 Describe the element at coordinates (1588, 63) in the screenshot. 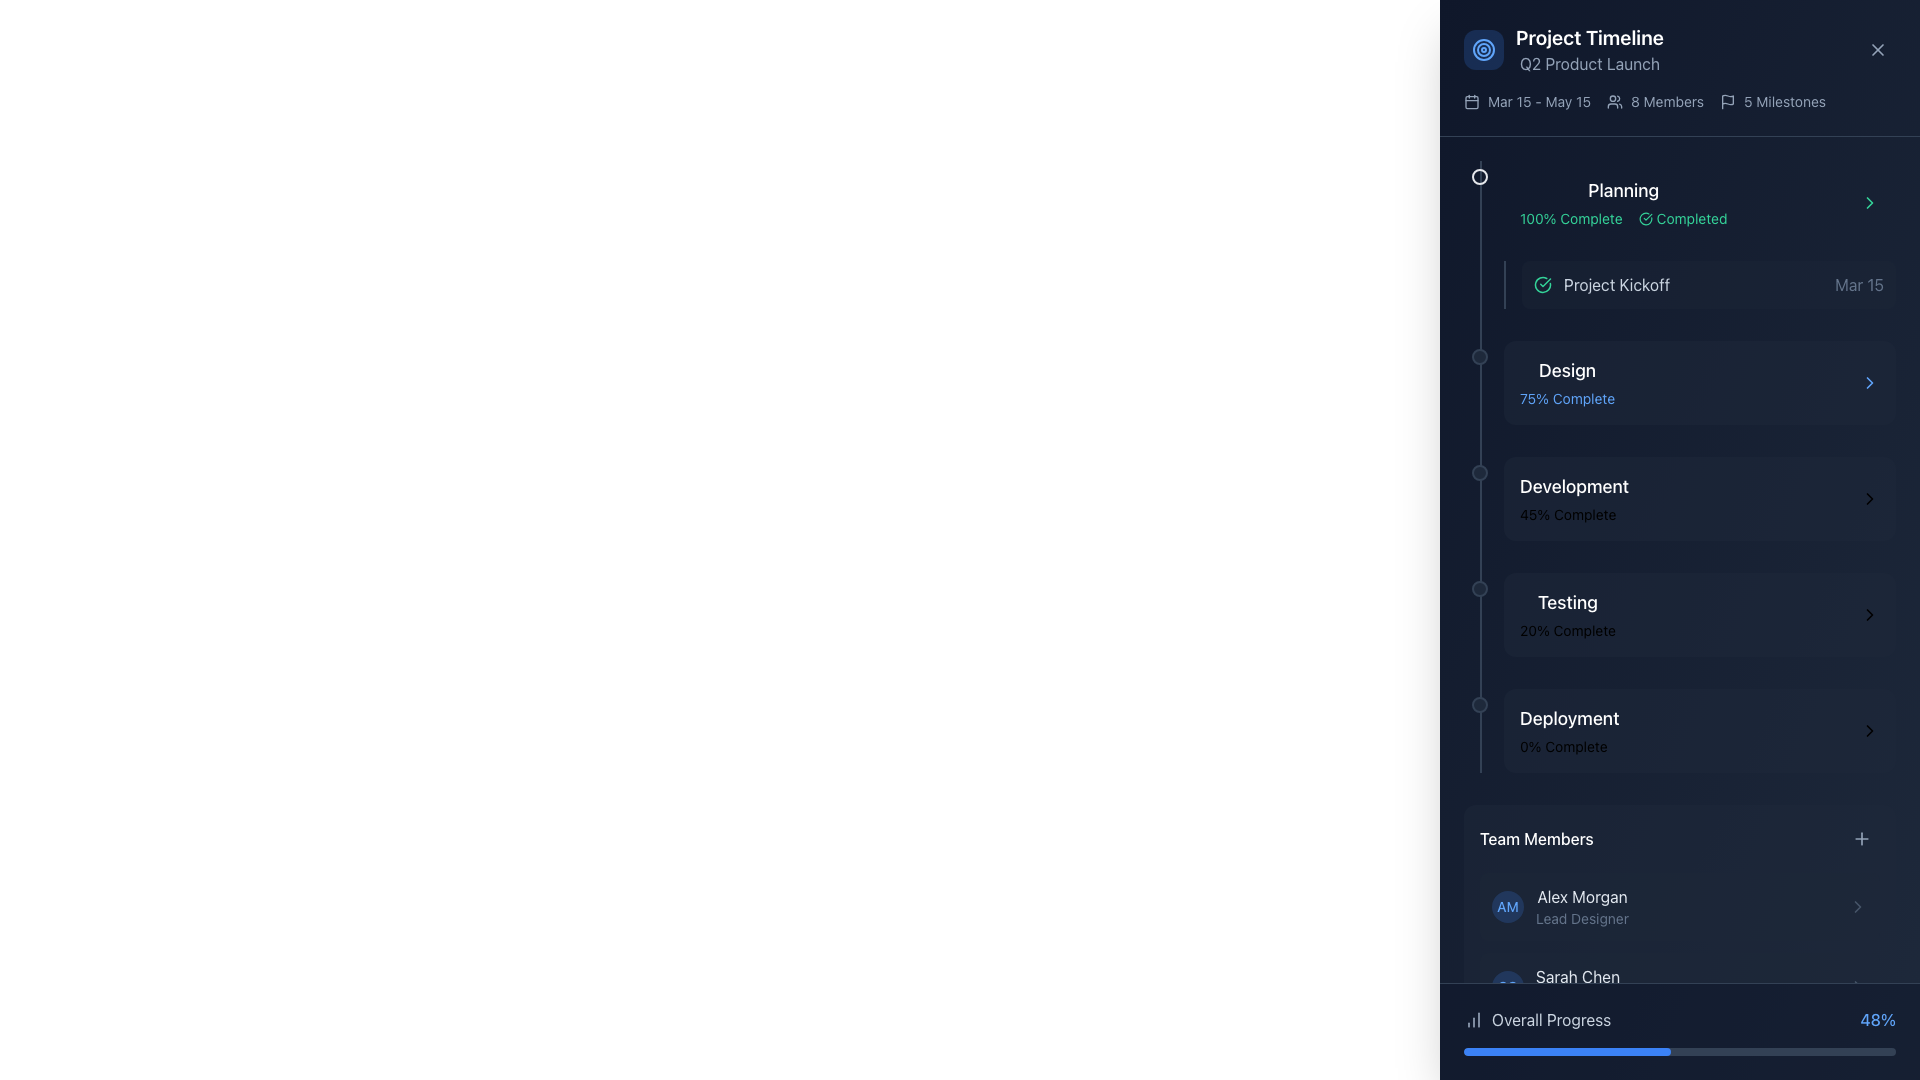

I see `the label or informational text situated in the header section, directly below the 'Project Timeline' text` at that location.